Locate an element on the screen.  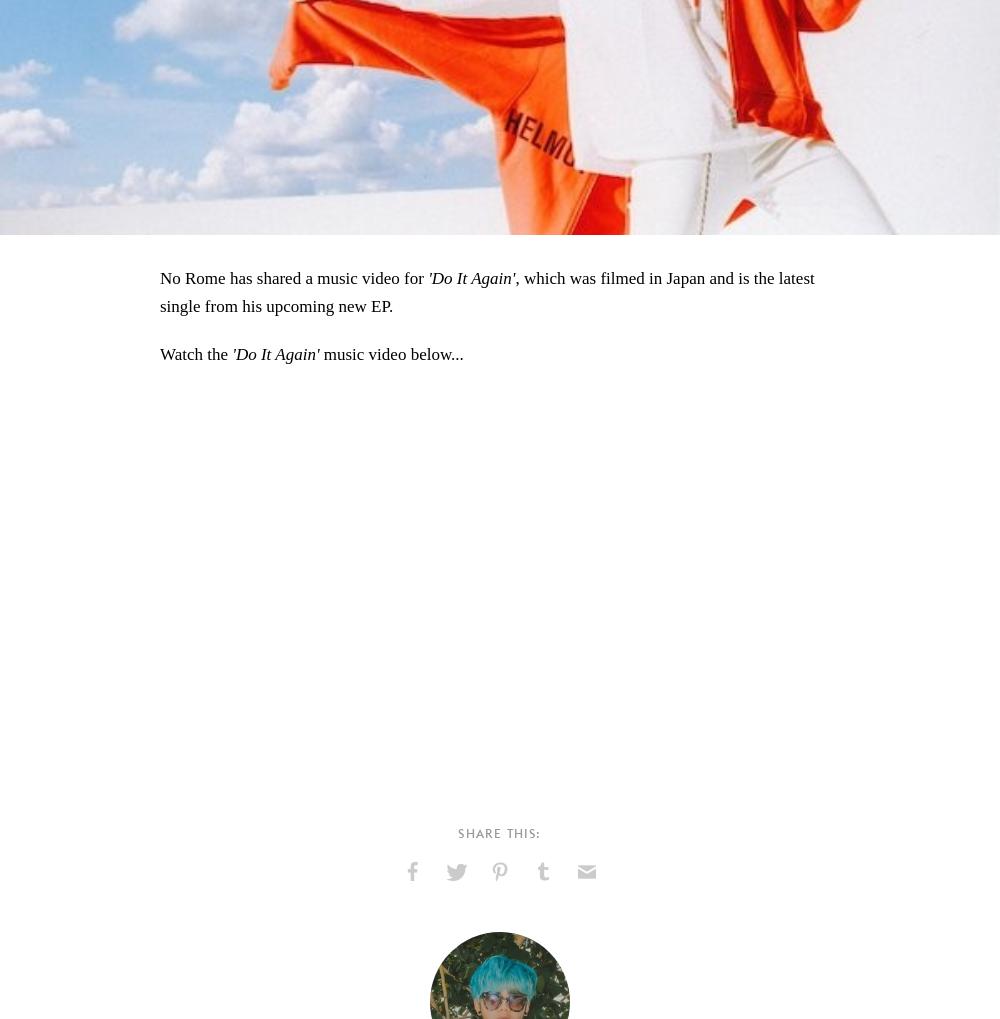
'Watch the' is located at coordinates (195, 354).